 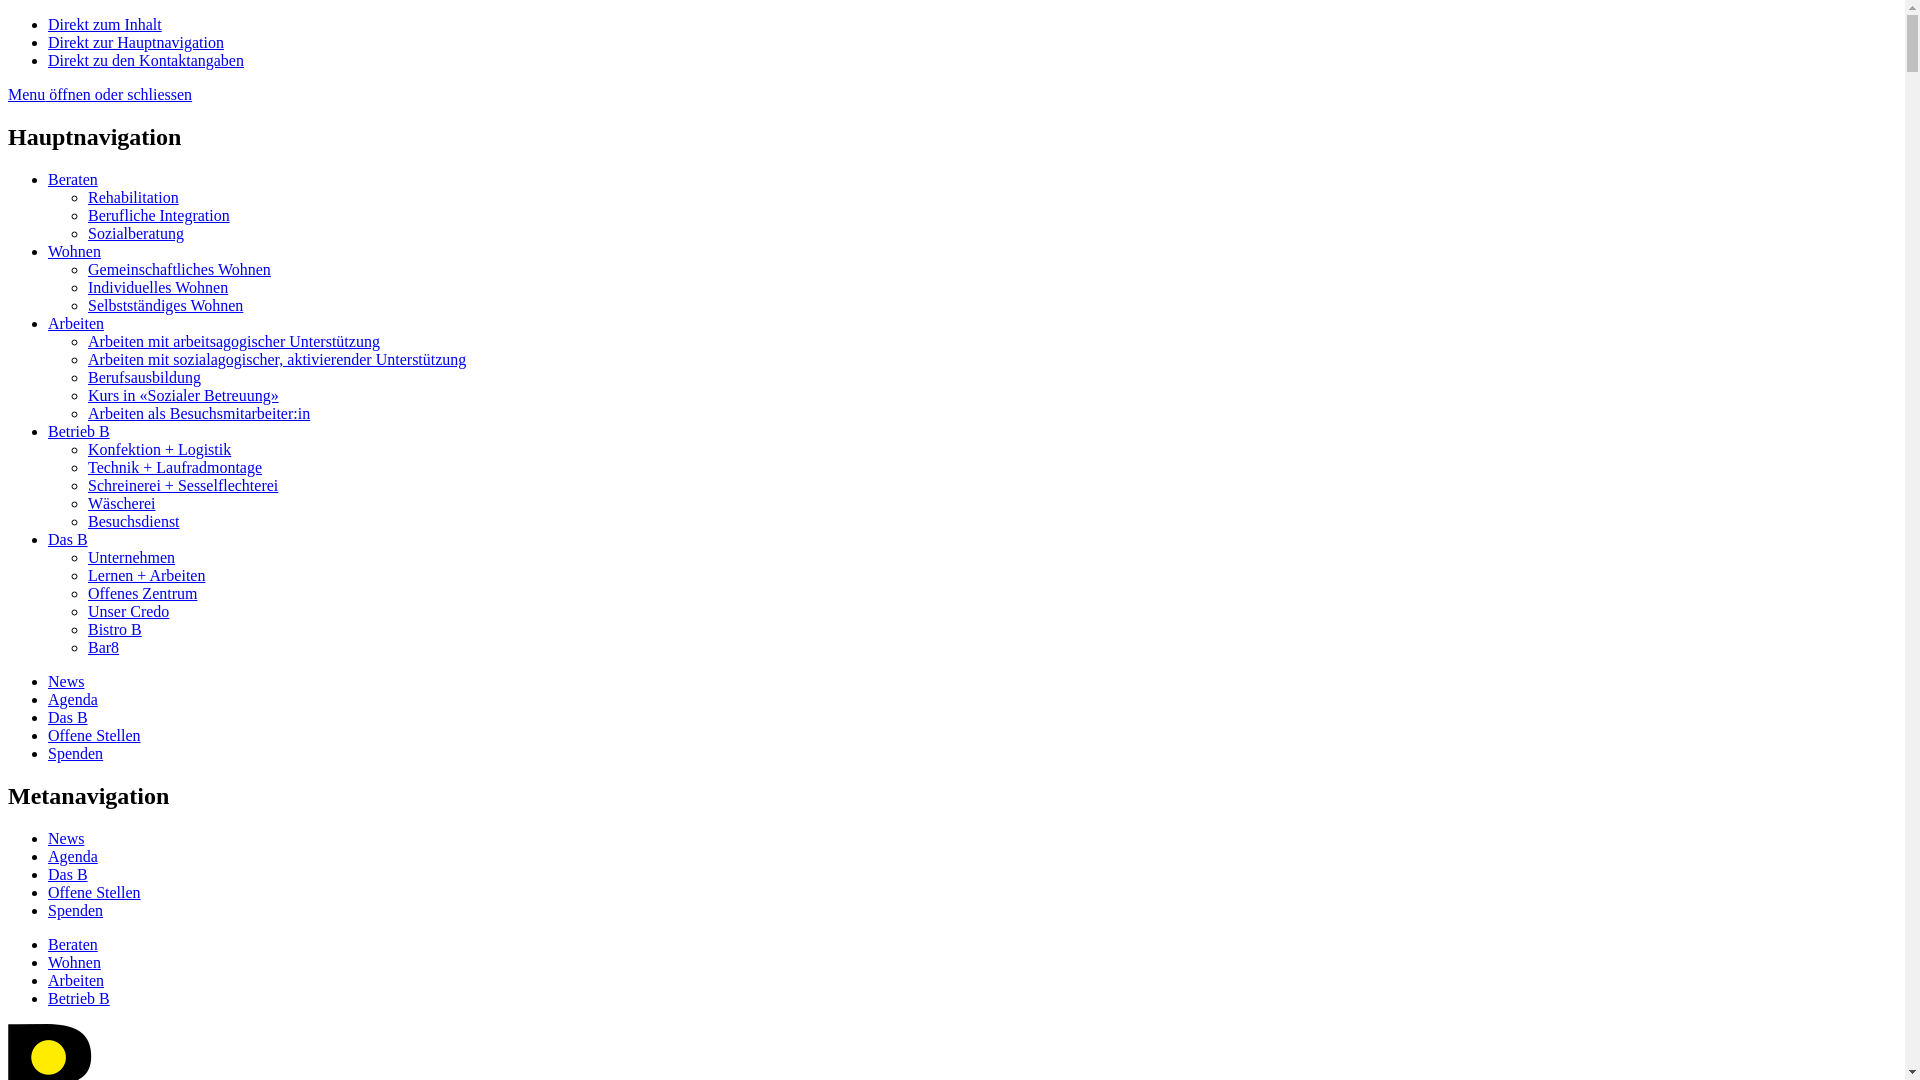 I want to click on 'Unser Credo', so click(x=86, y=610).